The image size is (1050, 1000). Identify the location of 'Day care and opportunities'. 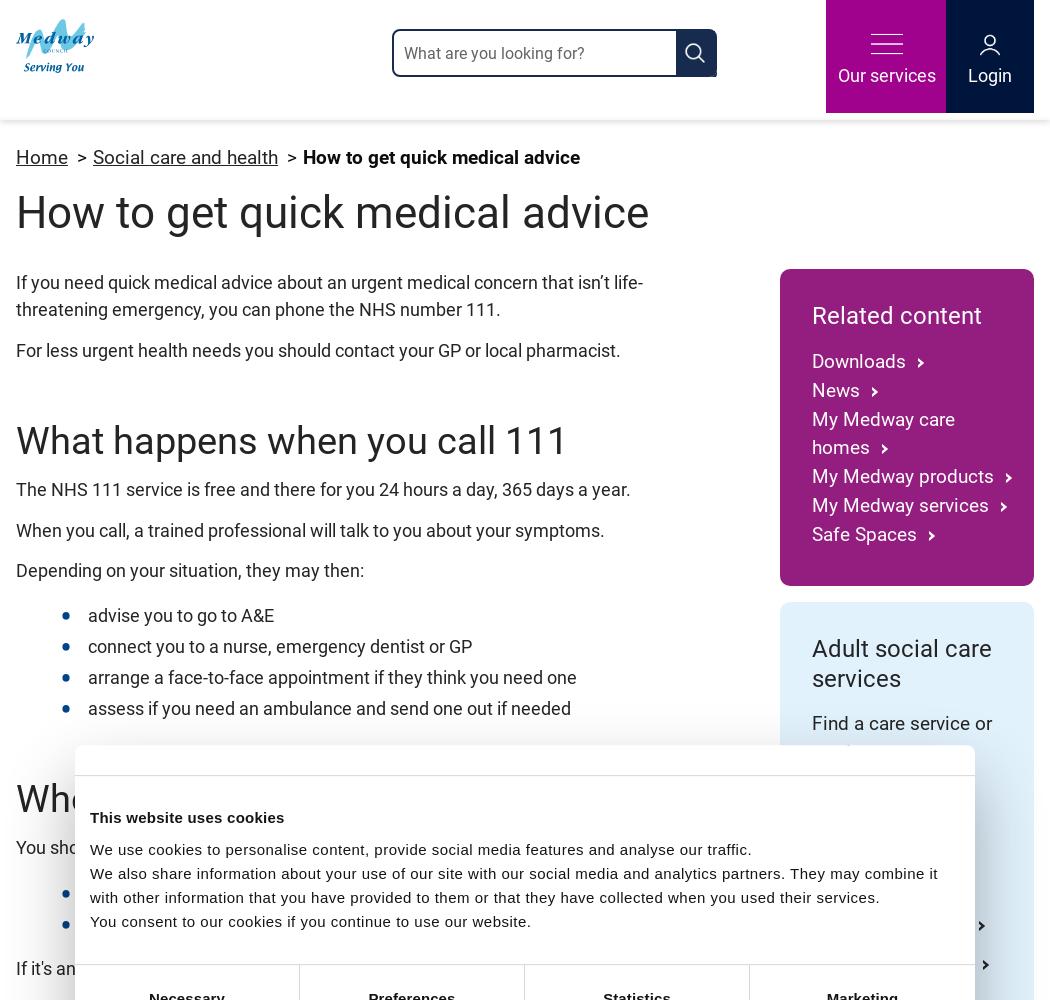
(865, 870).